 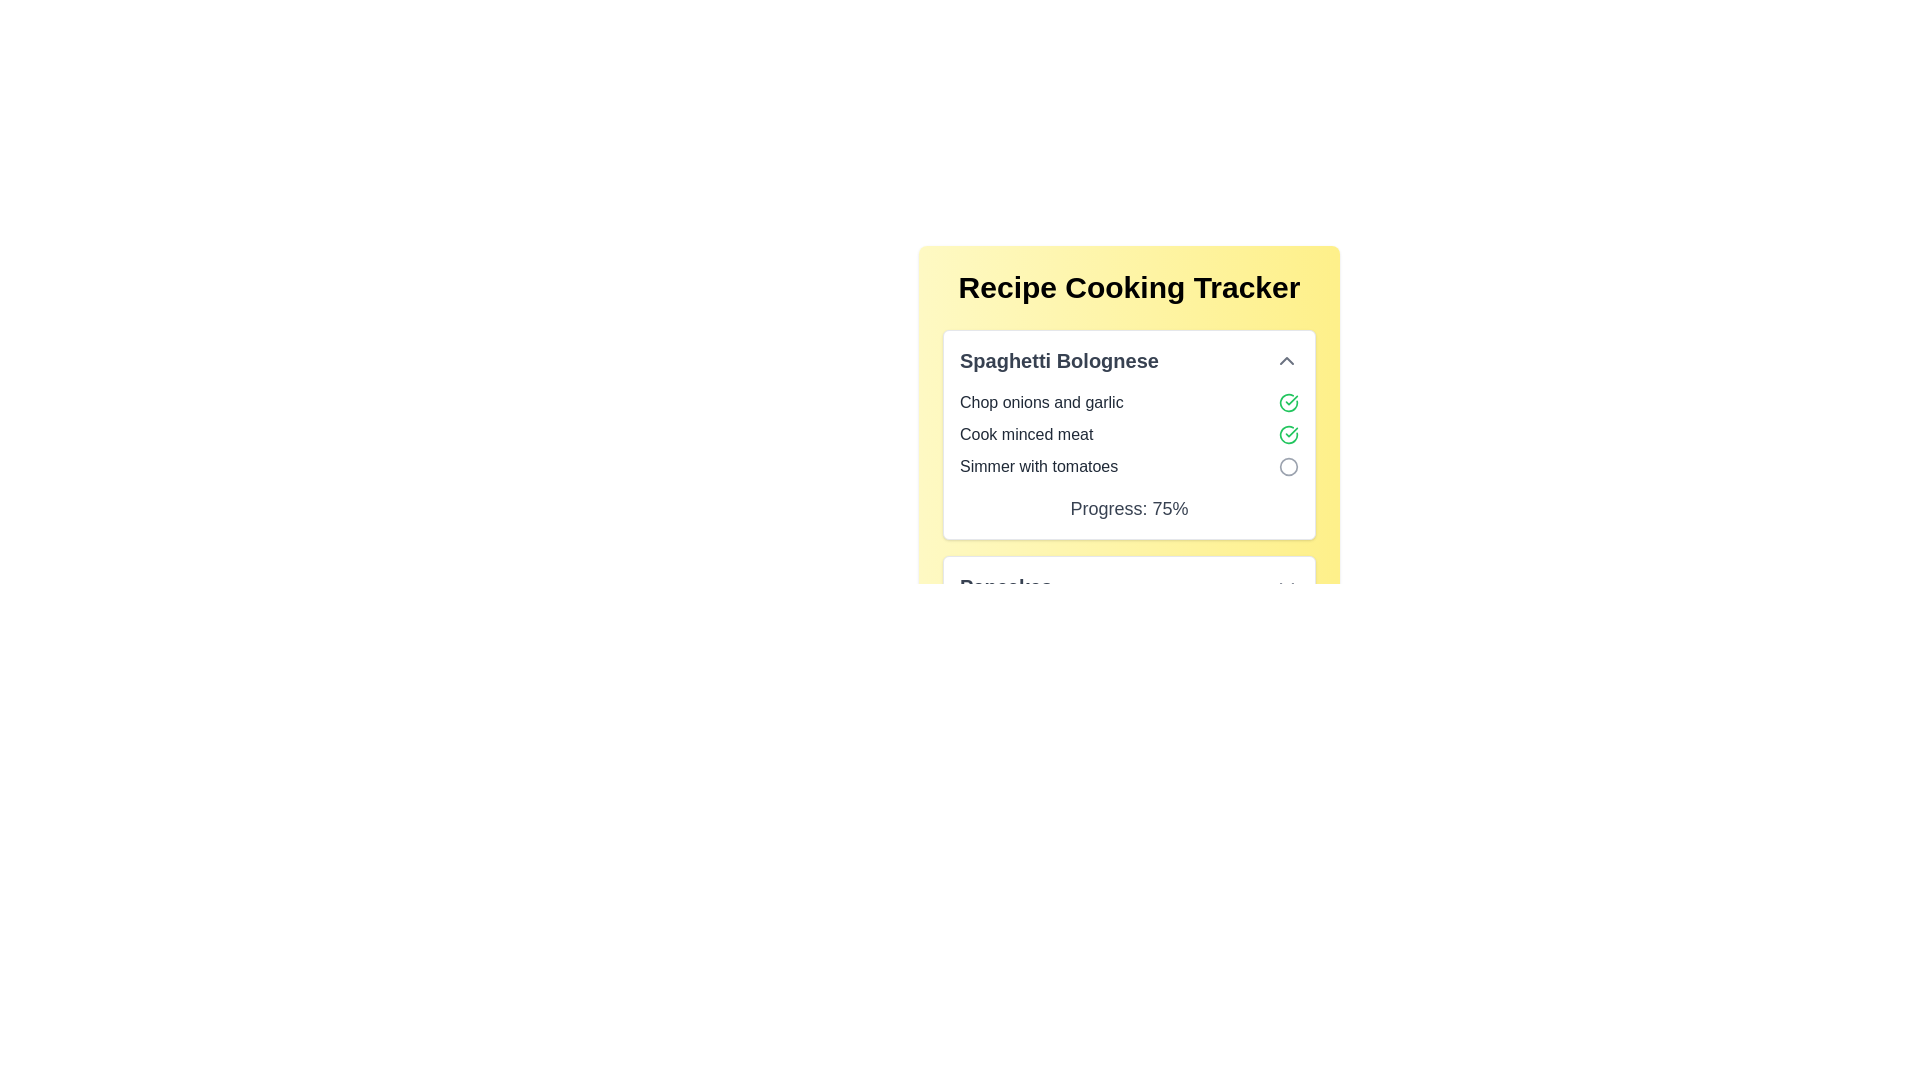 What do you see at coordinates (1289, 466) in the screenshot?
I see `the circular status indicator icon for the task 'Simmer with tomatoes' located in the rightmost column of the checklist under the 'Recipe Cooking Tracker' interface` at bounding box center [1289, 466].